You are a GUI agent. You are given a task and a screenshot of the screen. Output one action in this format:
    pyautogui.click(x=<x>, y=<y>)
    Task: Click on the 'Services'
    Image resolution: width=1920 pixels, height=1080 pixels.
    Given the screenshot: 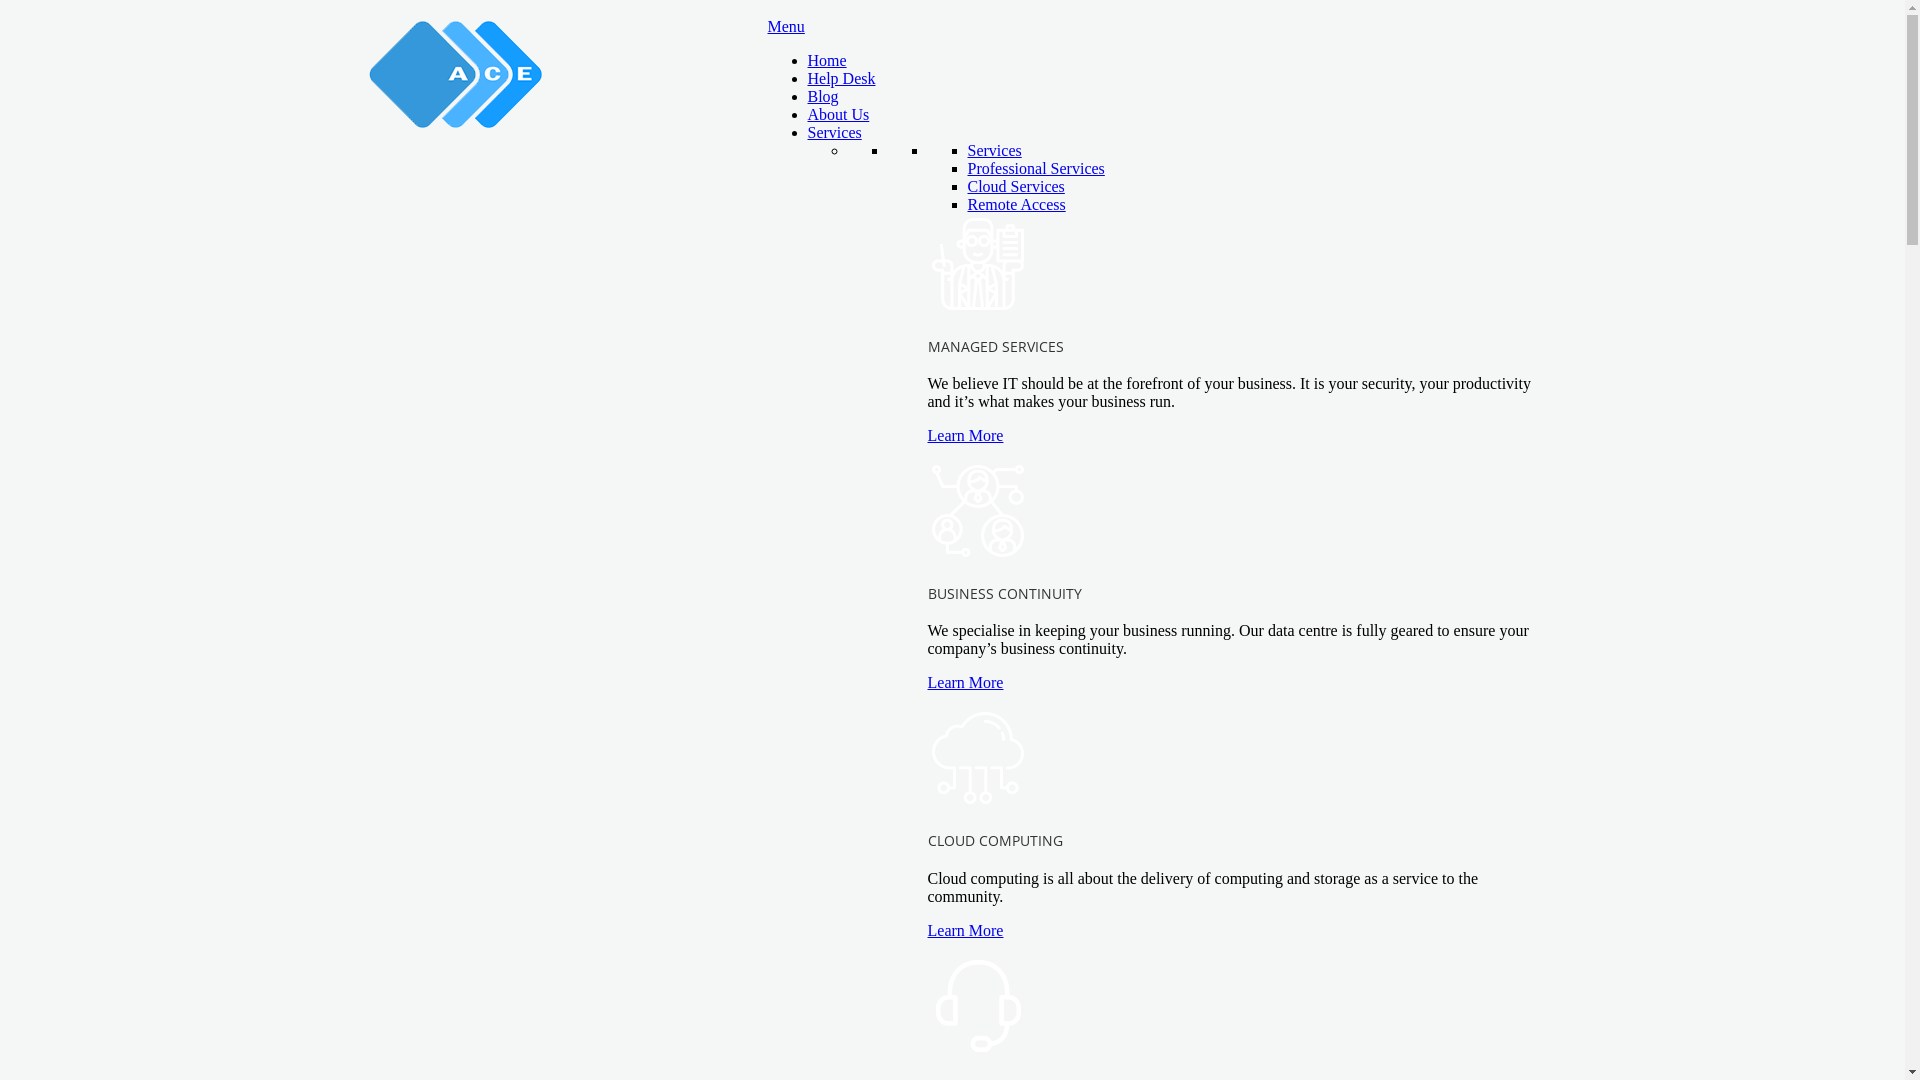 What is the action you would take?
    pyautogui.click(x=835, y=132)
    